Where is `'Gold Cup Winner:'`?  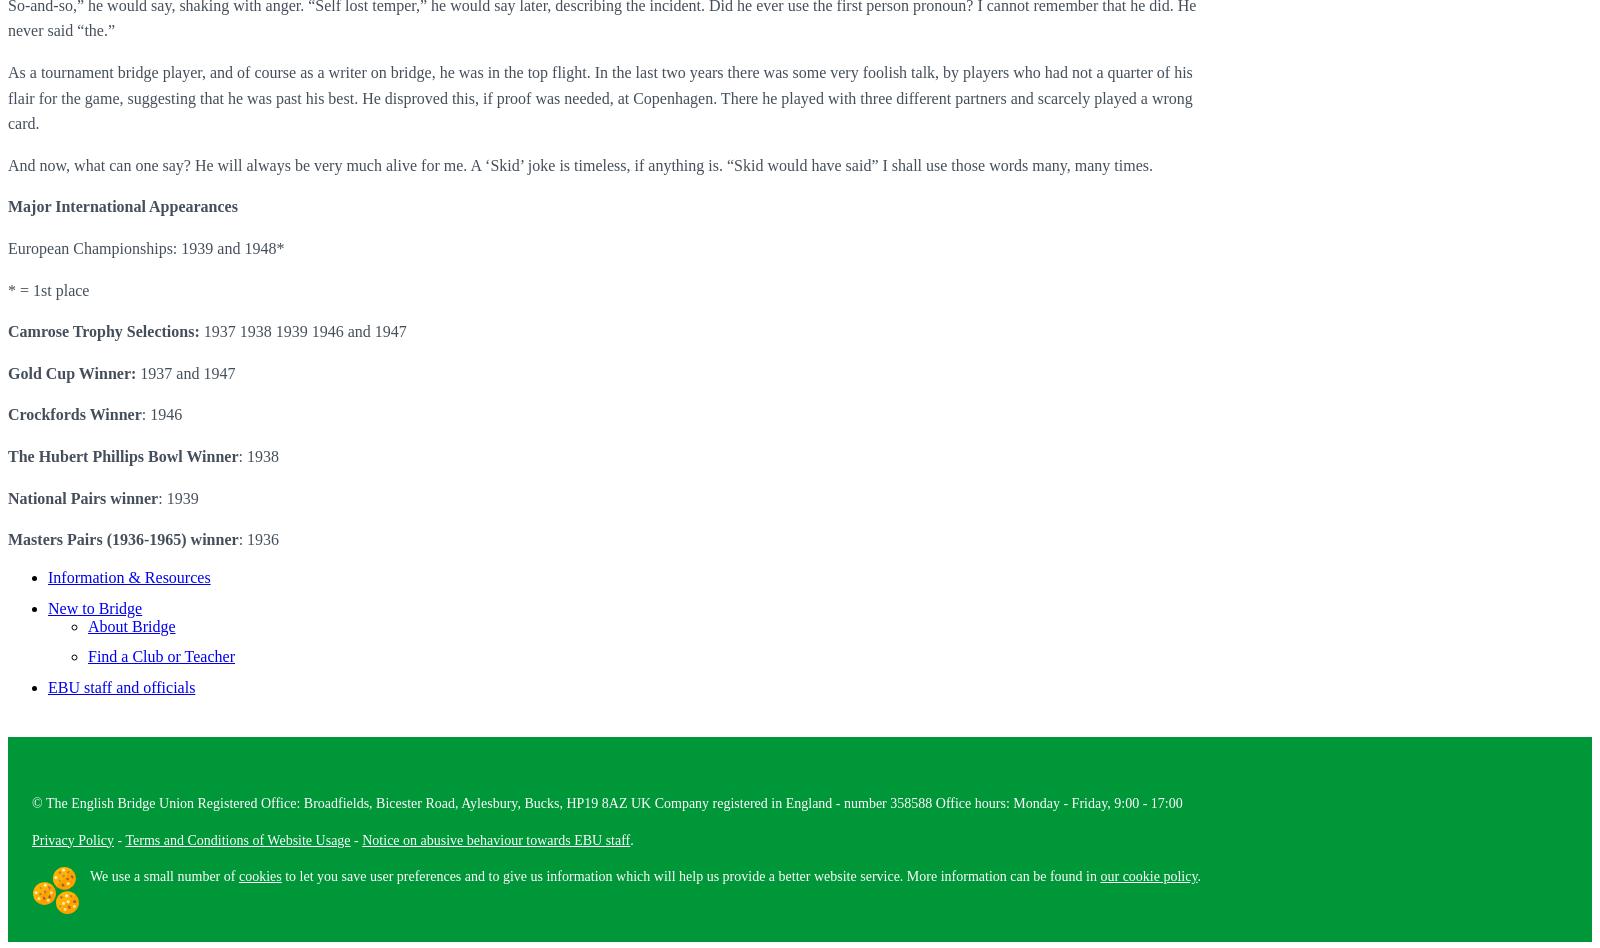 'Gold Cup Winner:' is located at coordinates (71, 371).